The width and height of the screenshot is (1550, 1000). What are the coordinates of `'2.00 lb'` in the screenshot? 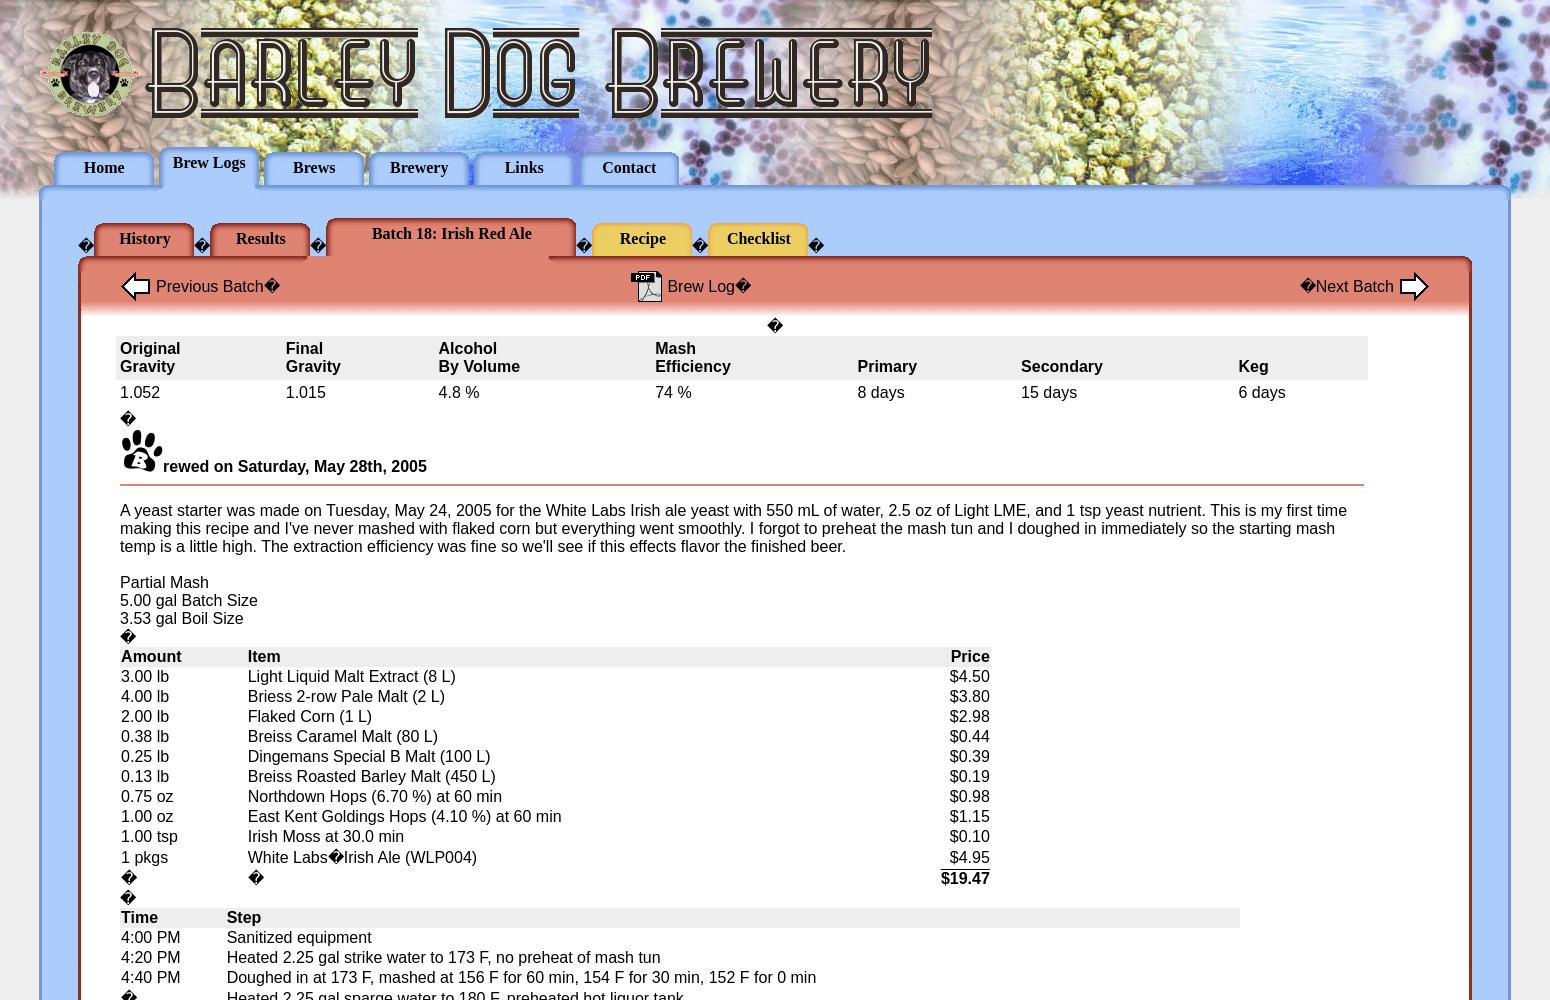 It's located at (144, 715).